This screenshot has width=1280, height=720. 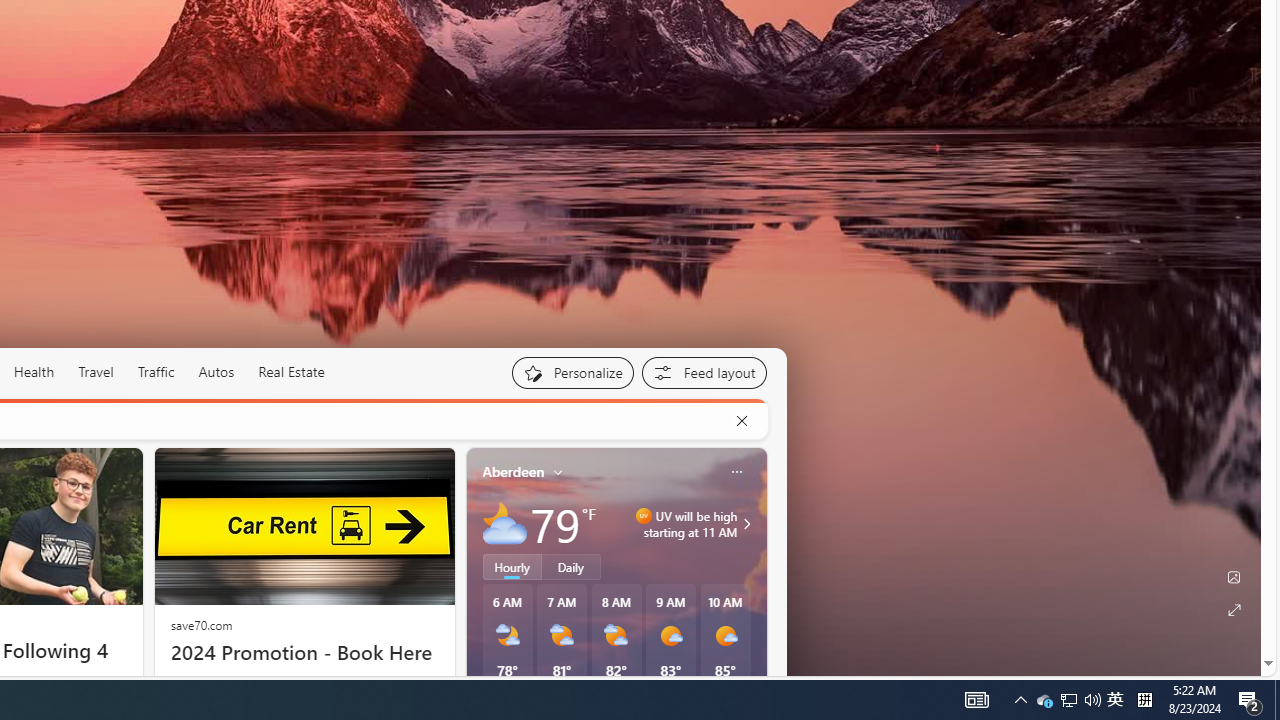 What do you see at coordinates (735, 471) in the screenshot?
I see `'Class: icon-img'` at bounding box center [735, 471].